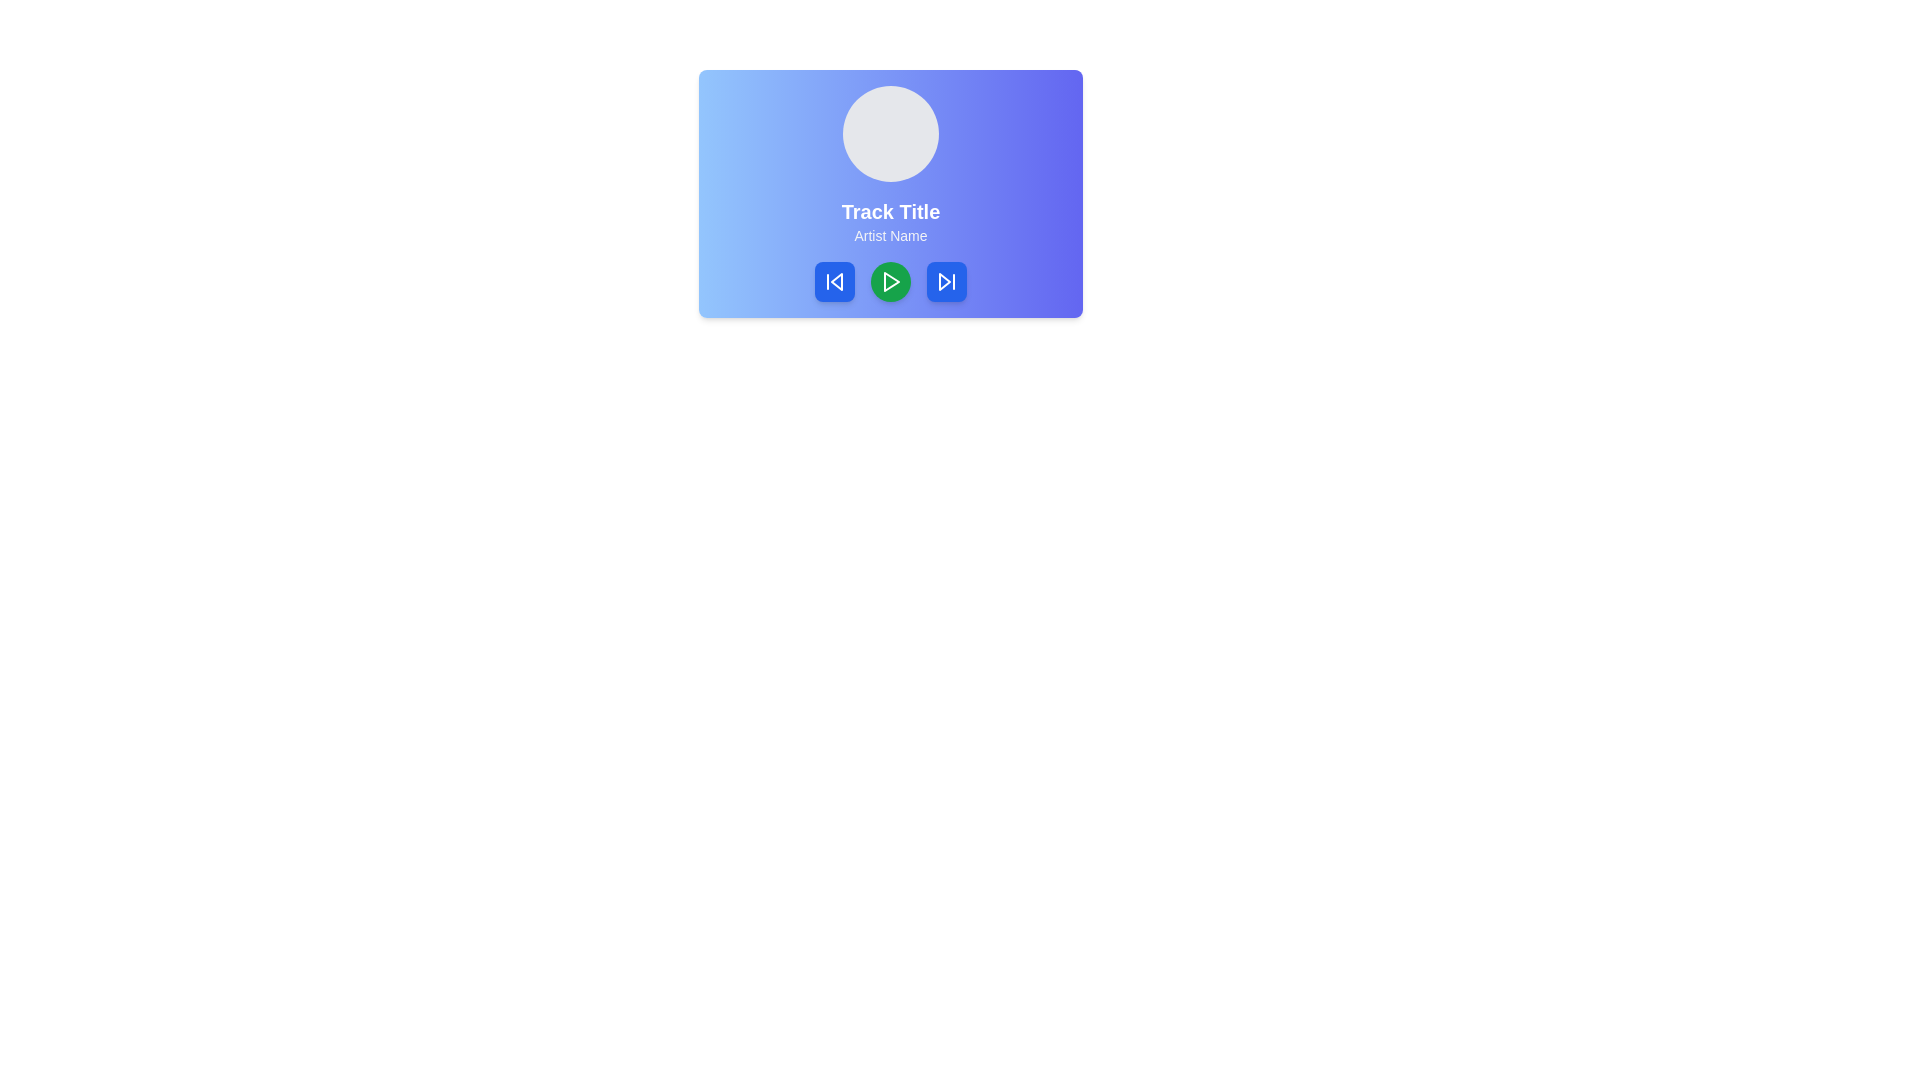  Describe the element at coordinates (835, 281) in the screenshot. I see `the first button from the left, which has a blue background and a white skip-backward icon, to skip back` at that location.